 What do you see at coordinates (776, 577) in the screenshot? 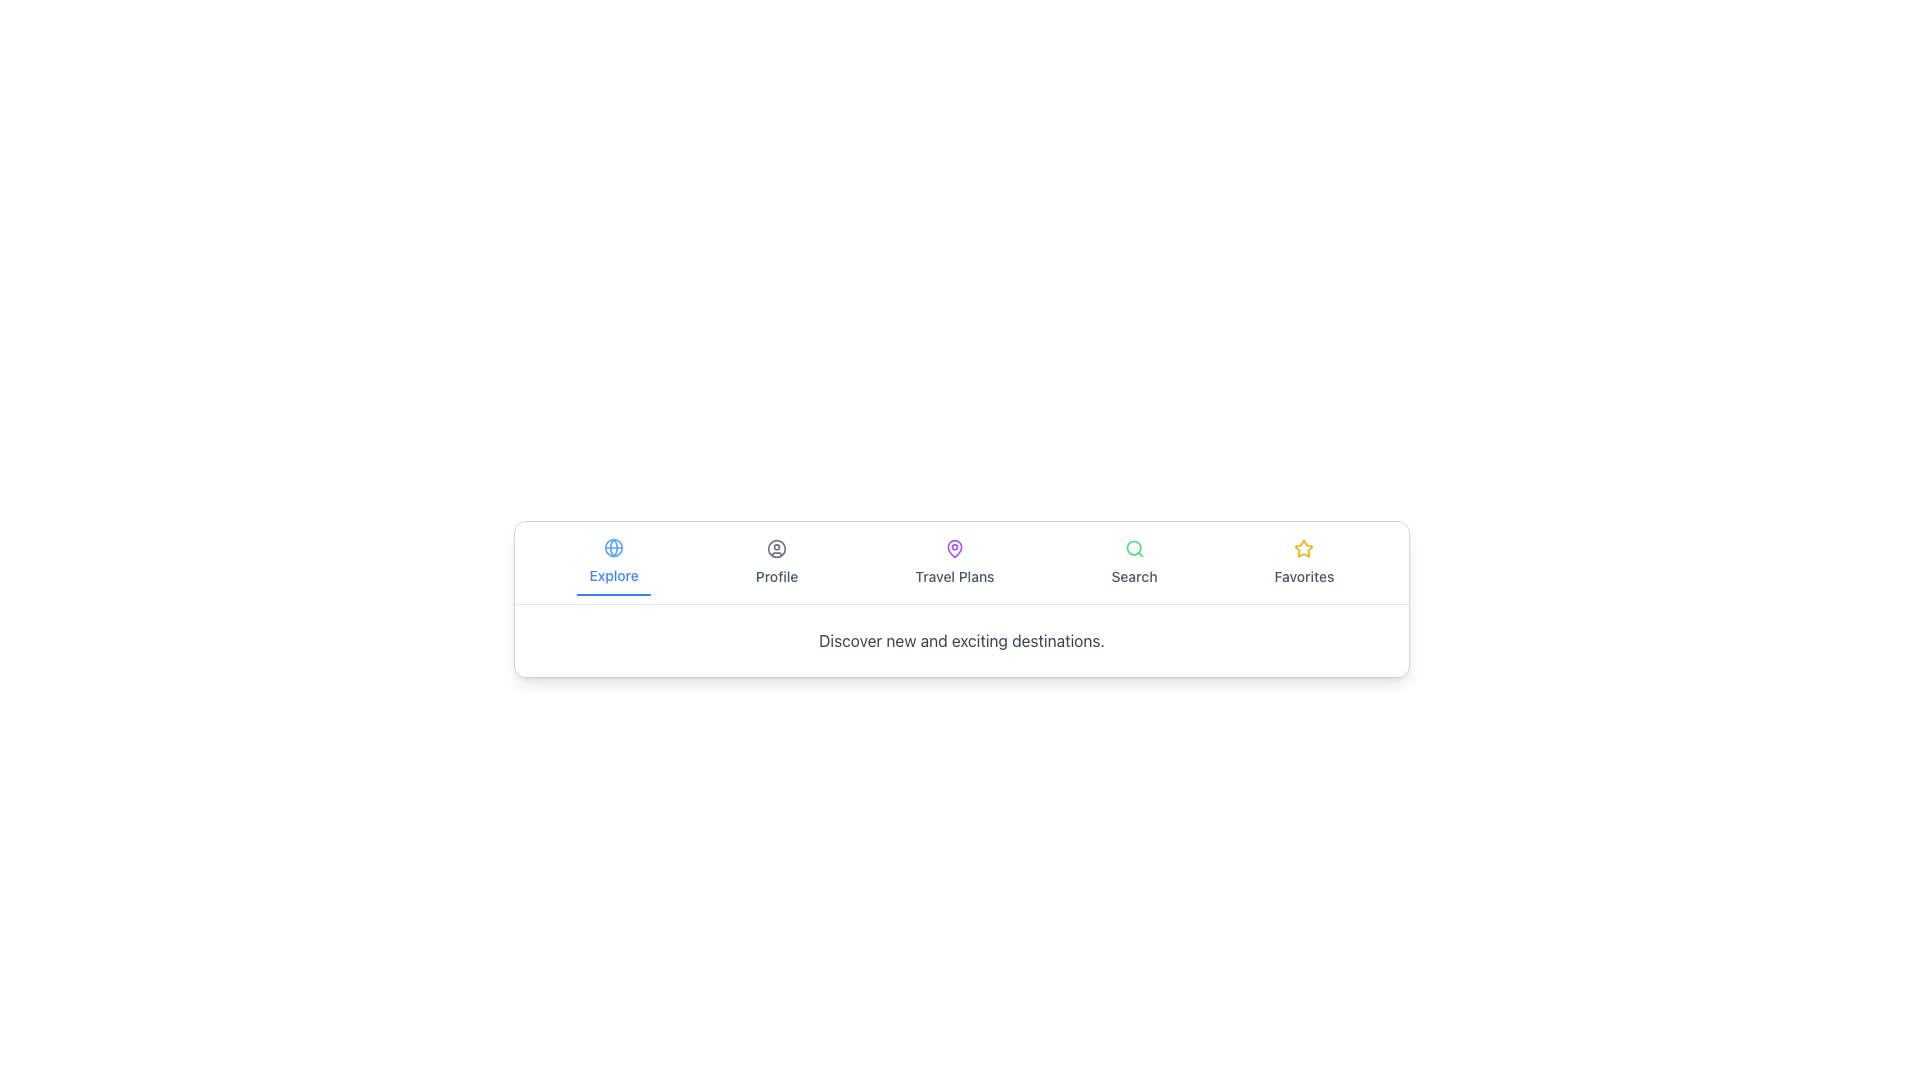
I see `the 'Profile' text label located in the bottom navigation bar, positioned below the user icon` at bounding box center [776, 577].